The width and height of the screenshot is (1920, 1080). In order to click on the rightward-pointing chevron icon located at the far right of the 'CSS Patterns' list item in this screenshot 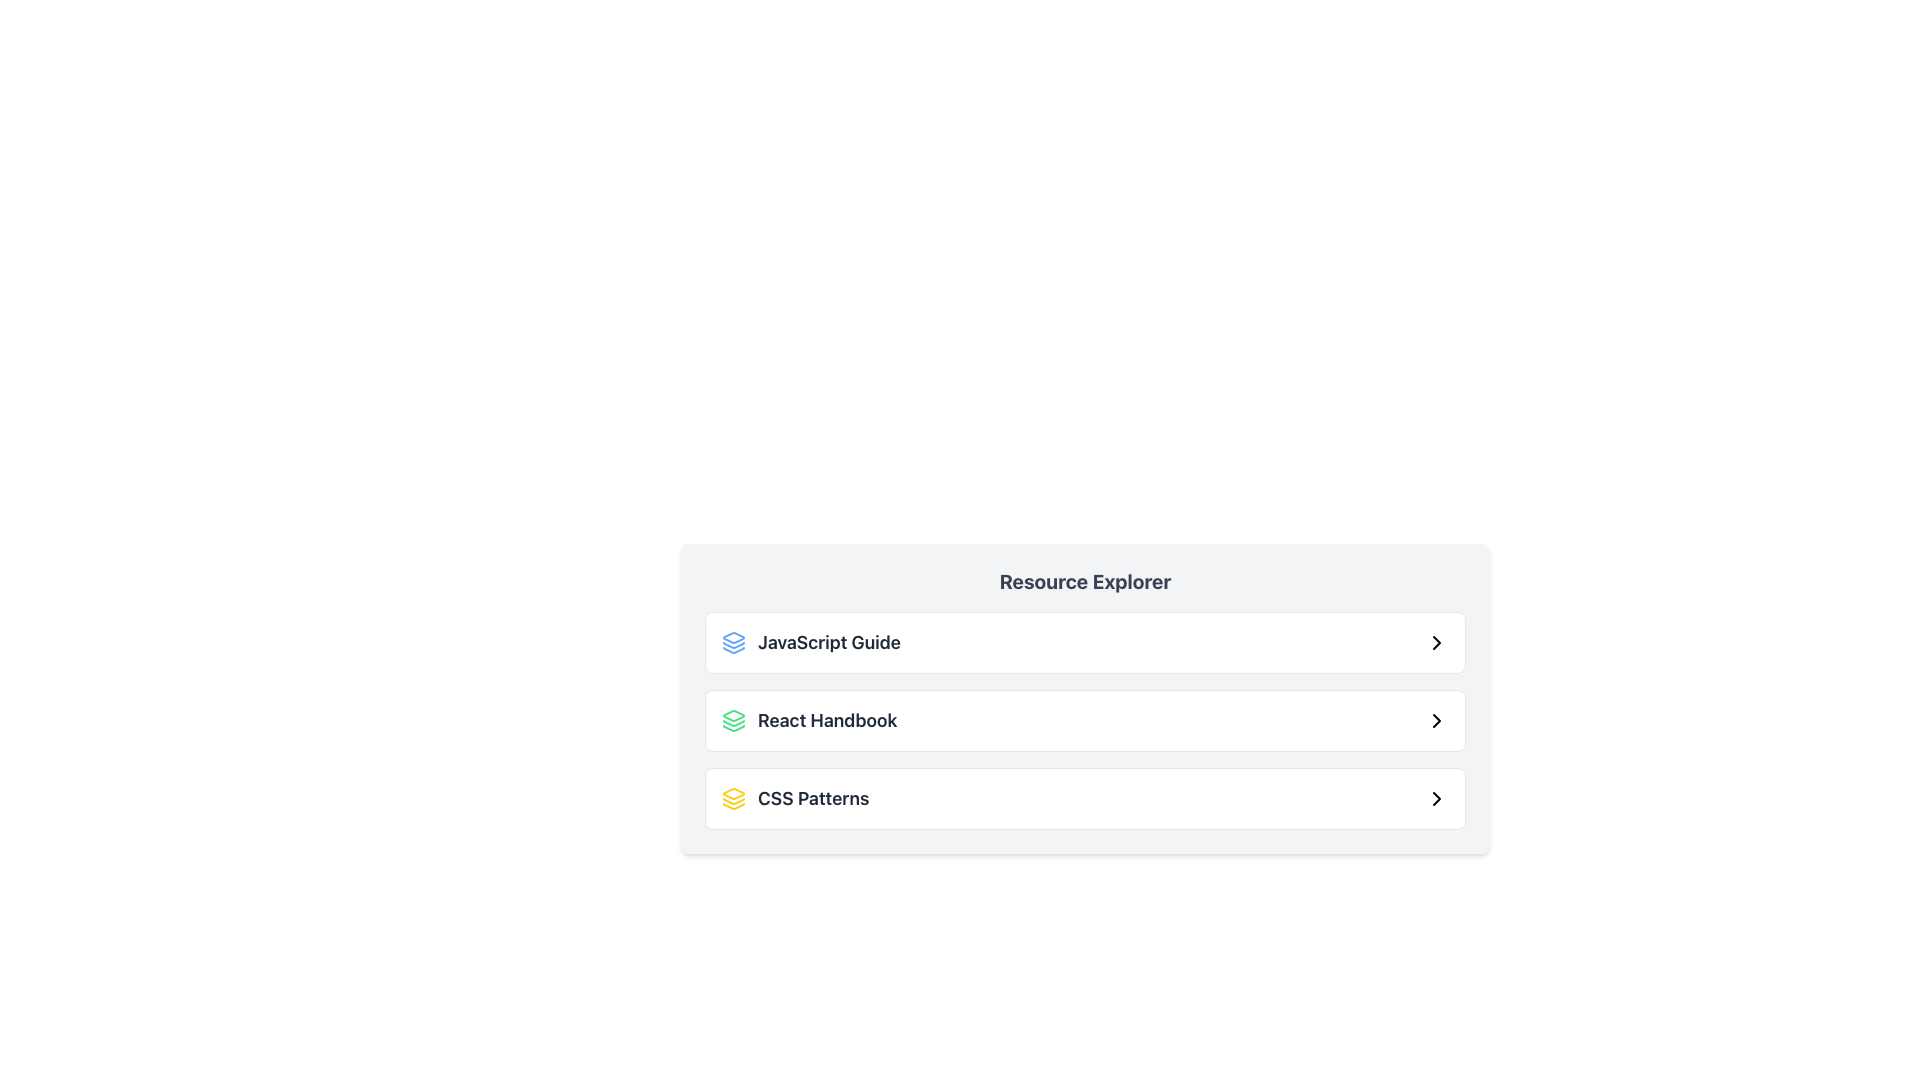, I will do `click(1435, 797)`.